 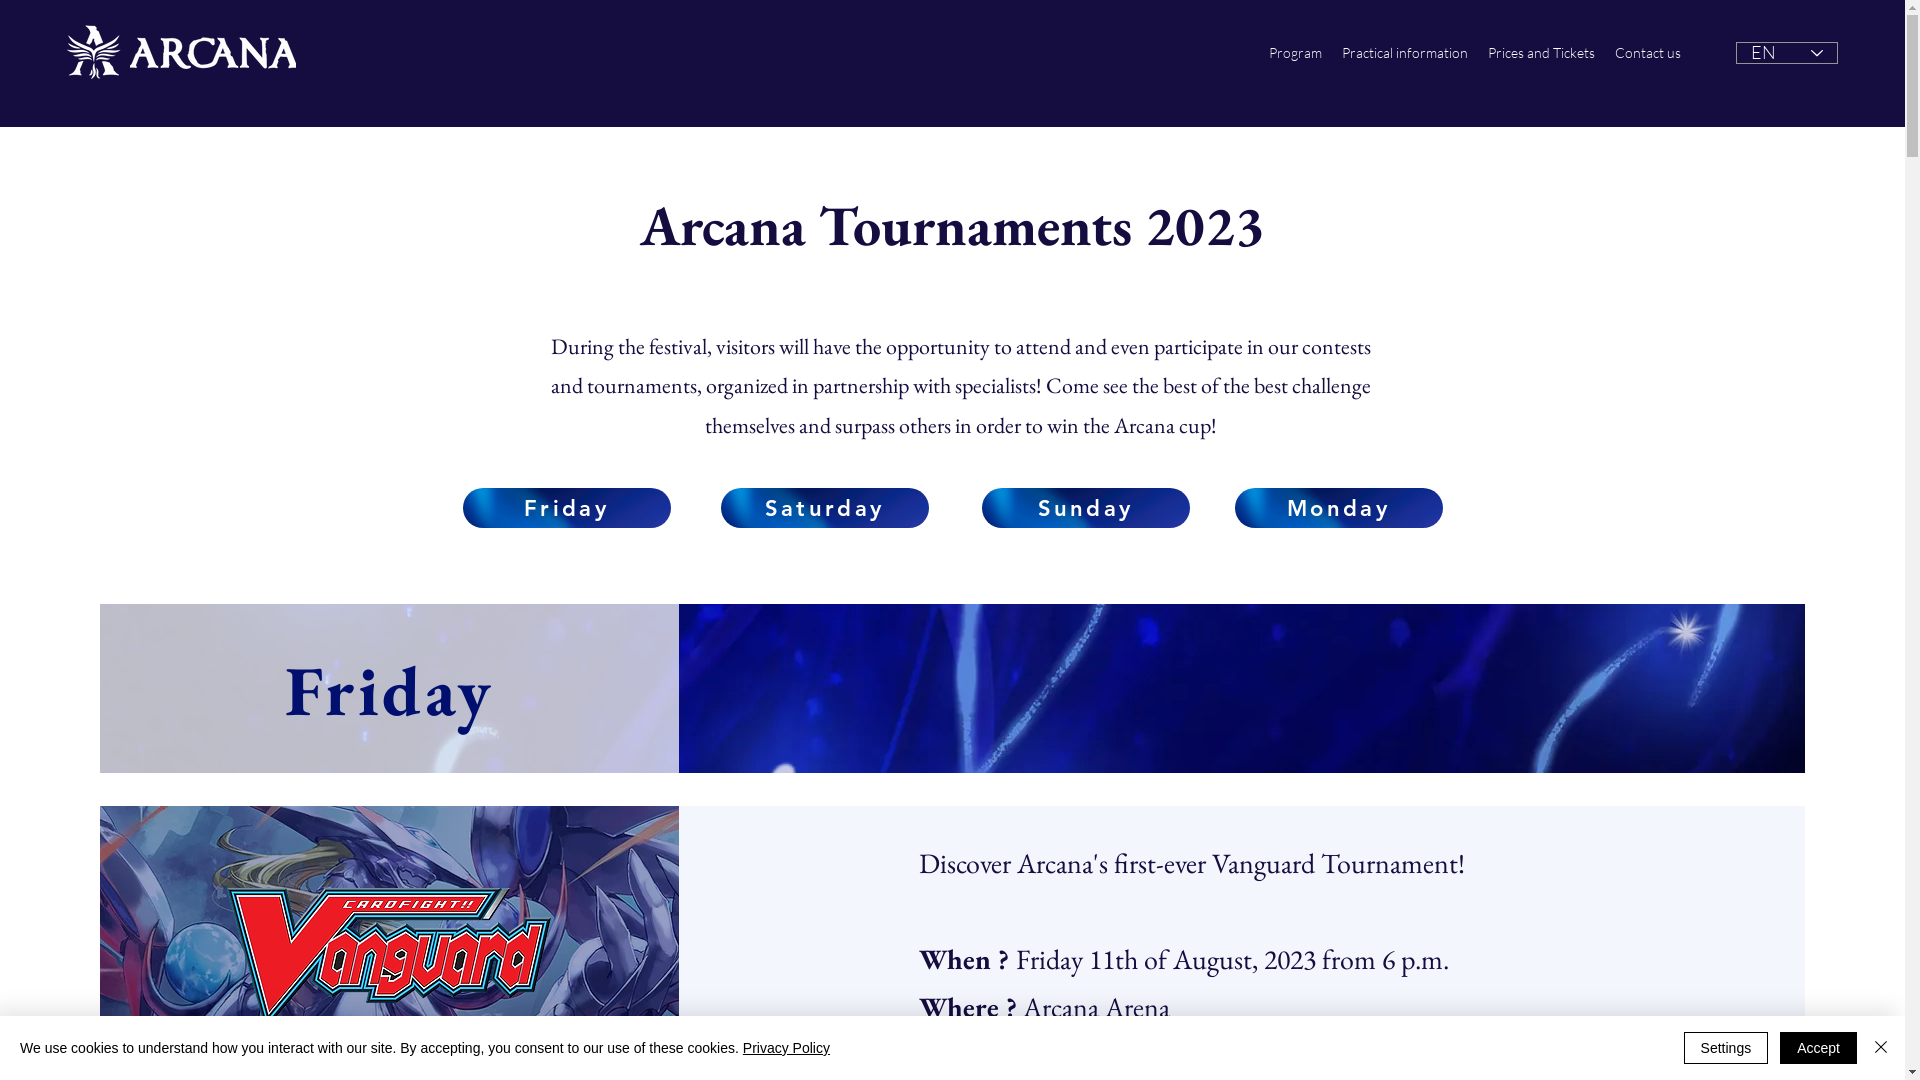 What do you see at coordinates (1257, 1040) in the screenshot?
I see `'Info and registration'` at bounding box center [1257, 1040].